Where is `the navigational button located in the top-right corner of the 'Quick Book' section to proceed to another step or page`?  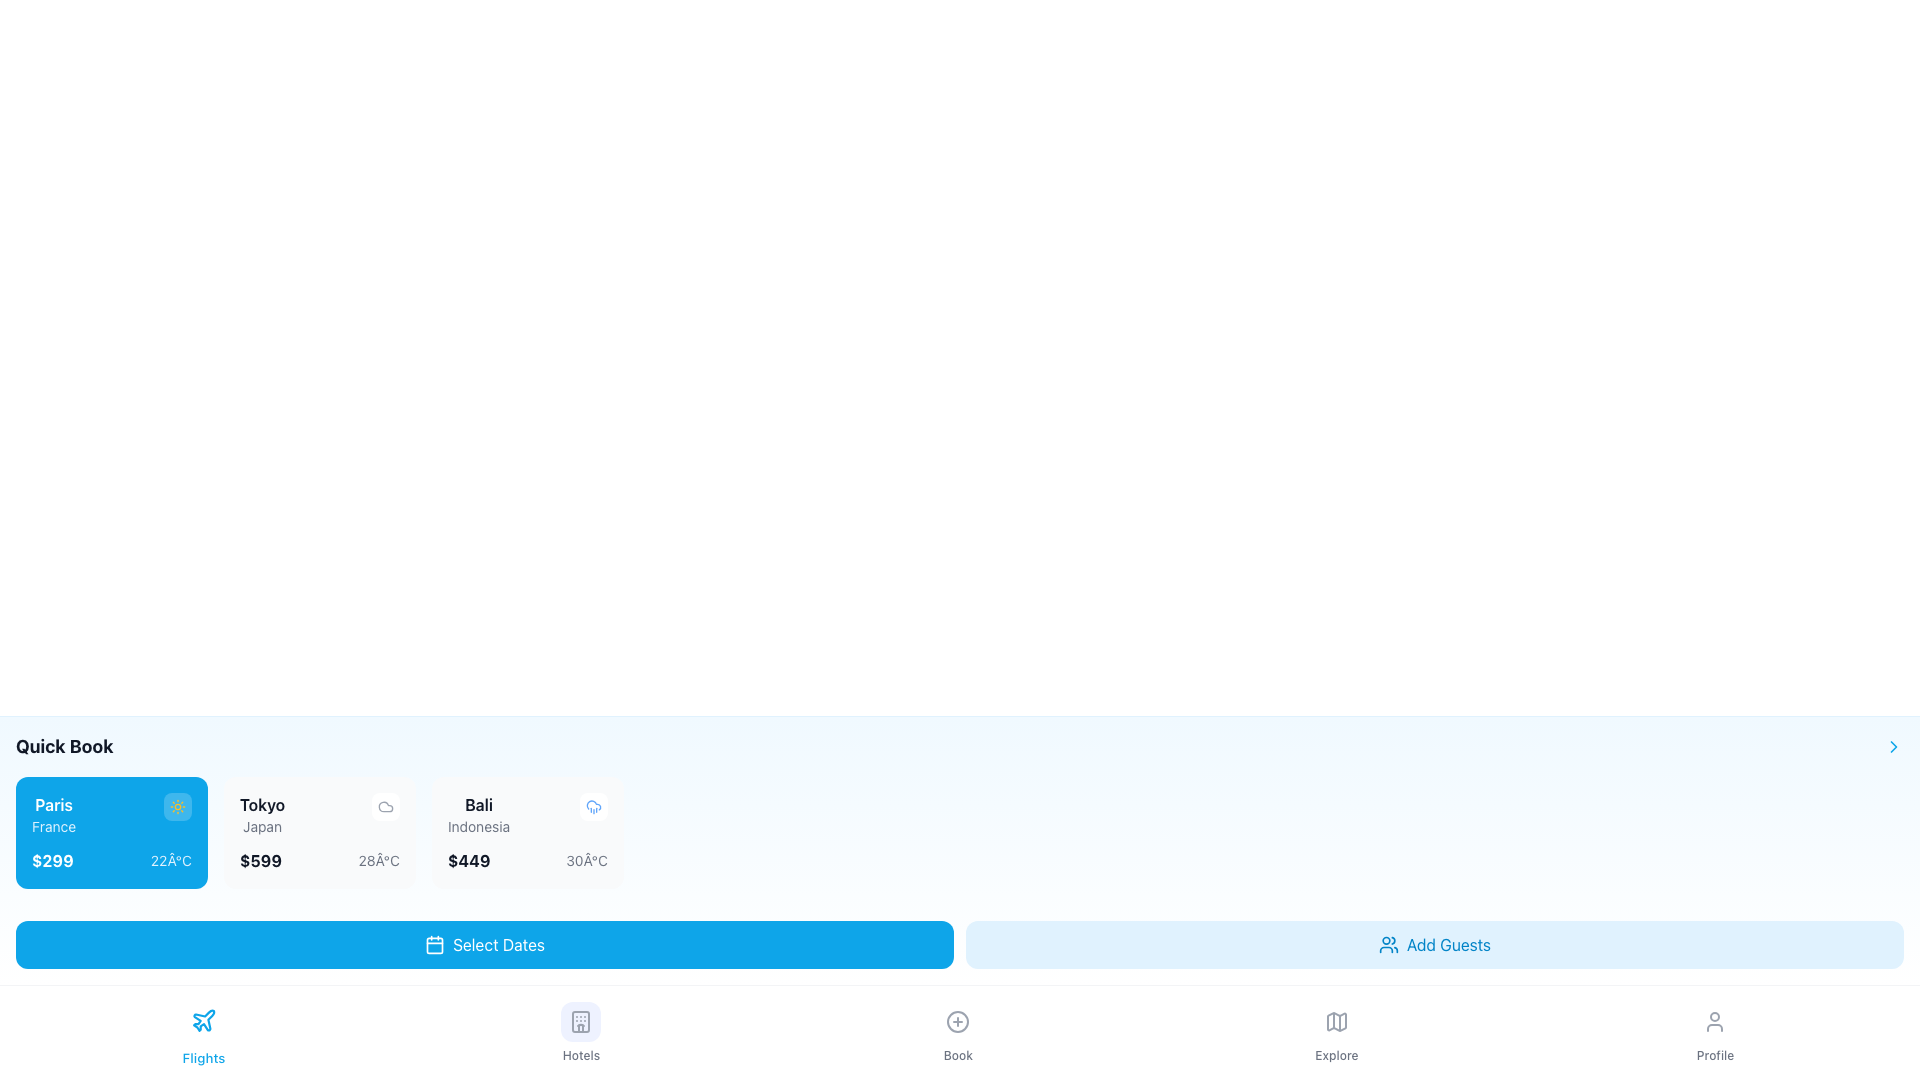
the navigational button located in the top-right corner of the 'Quick Book' section to proceed to another step or page is located at coordinates (1893, 747).